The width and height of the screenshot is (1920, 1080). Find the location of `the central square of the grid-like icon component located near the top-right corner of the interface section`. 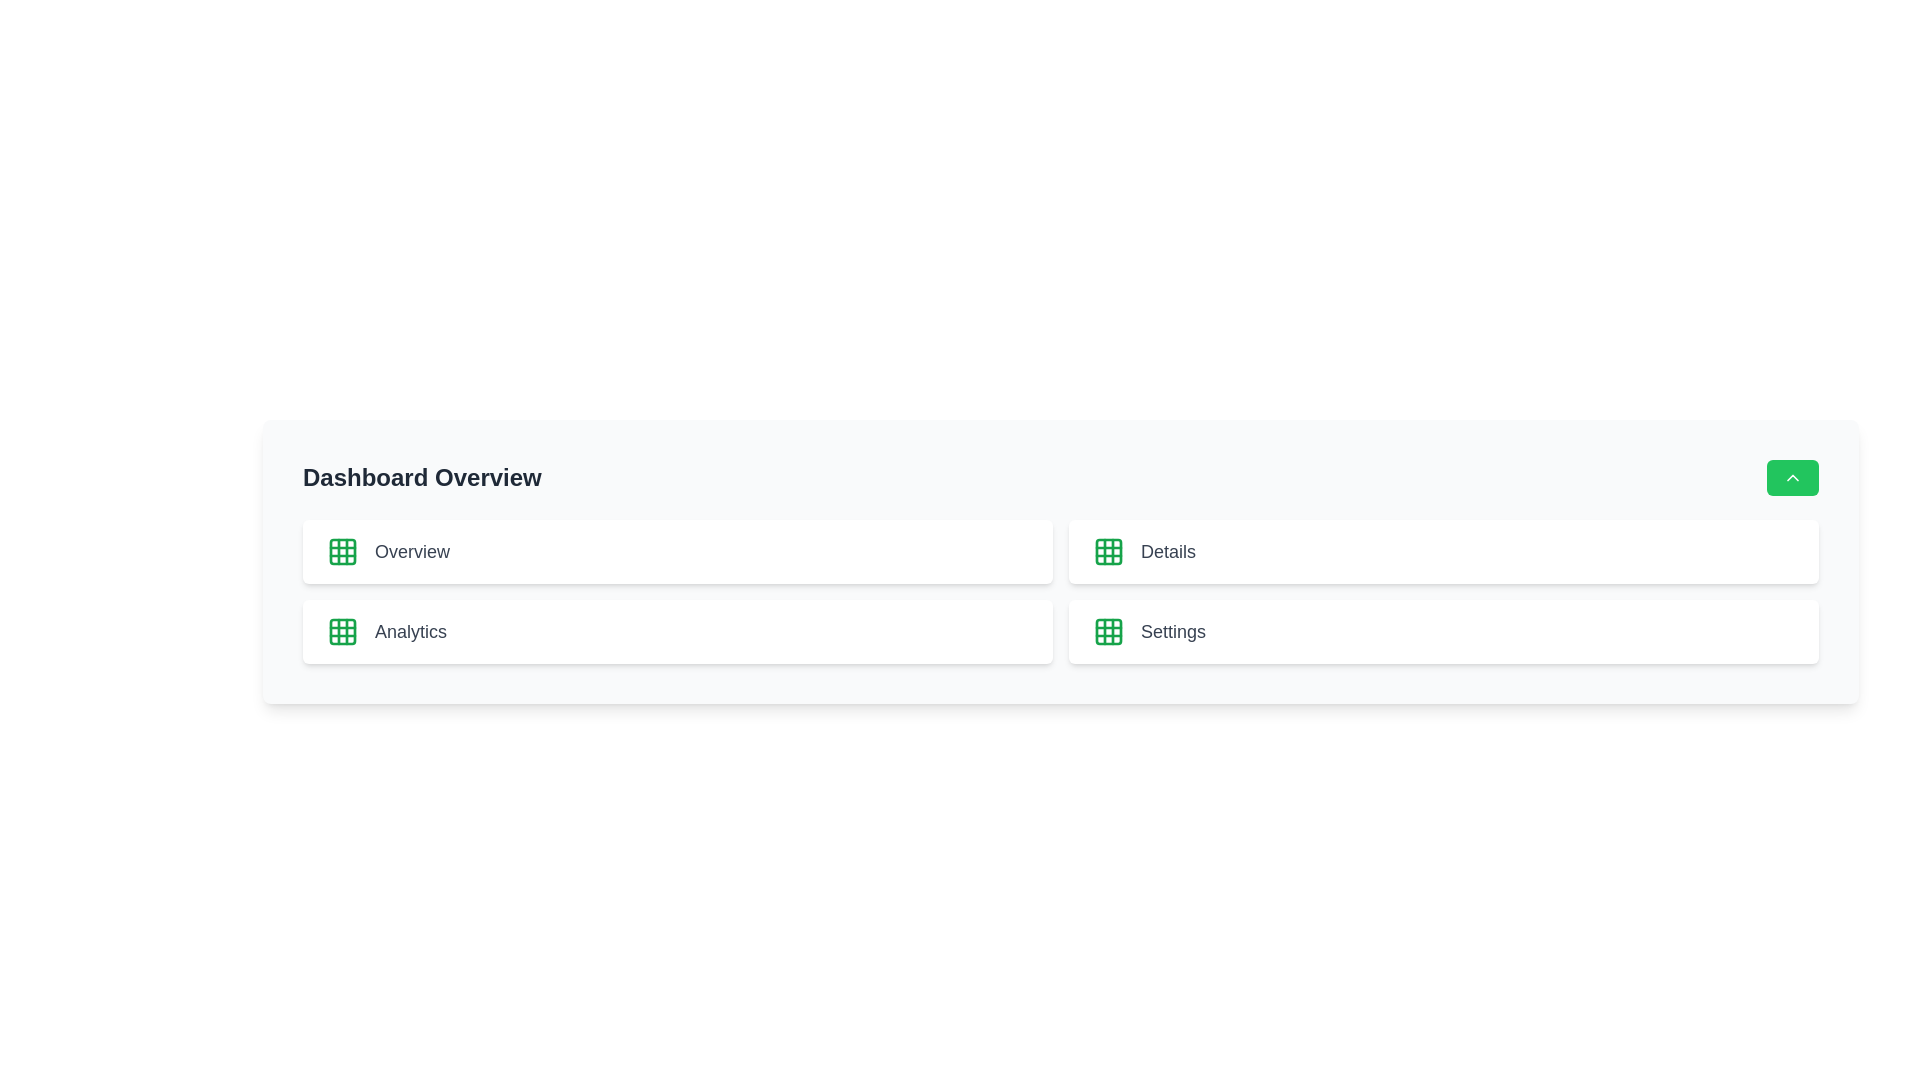

the central square of the grid-like icon component located near the top-right corner of the interface section is located at coordinates (1107, 551).